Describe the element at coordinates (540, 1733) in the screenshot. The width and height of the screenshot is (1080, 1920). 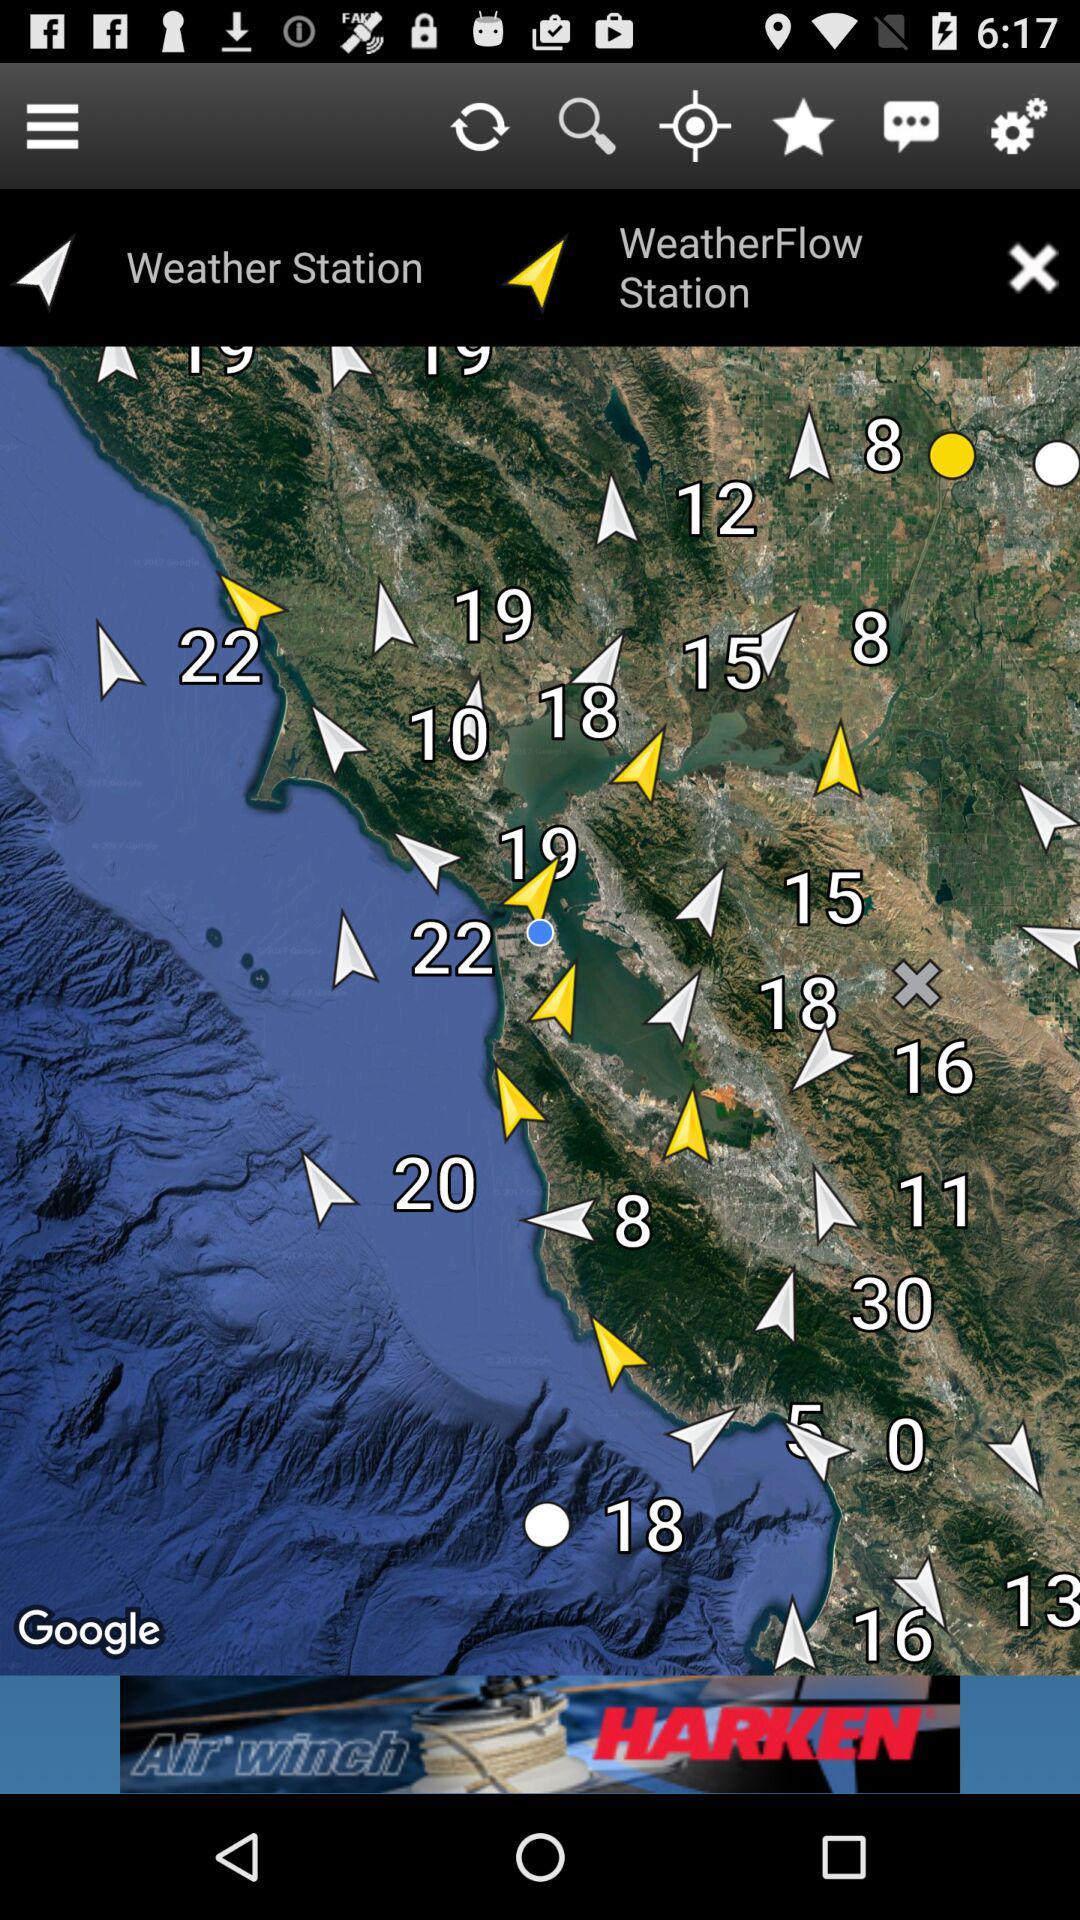
I see `advertisement` at that location.